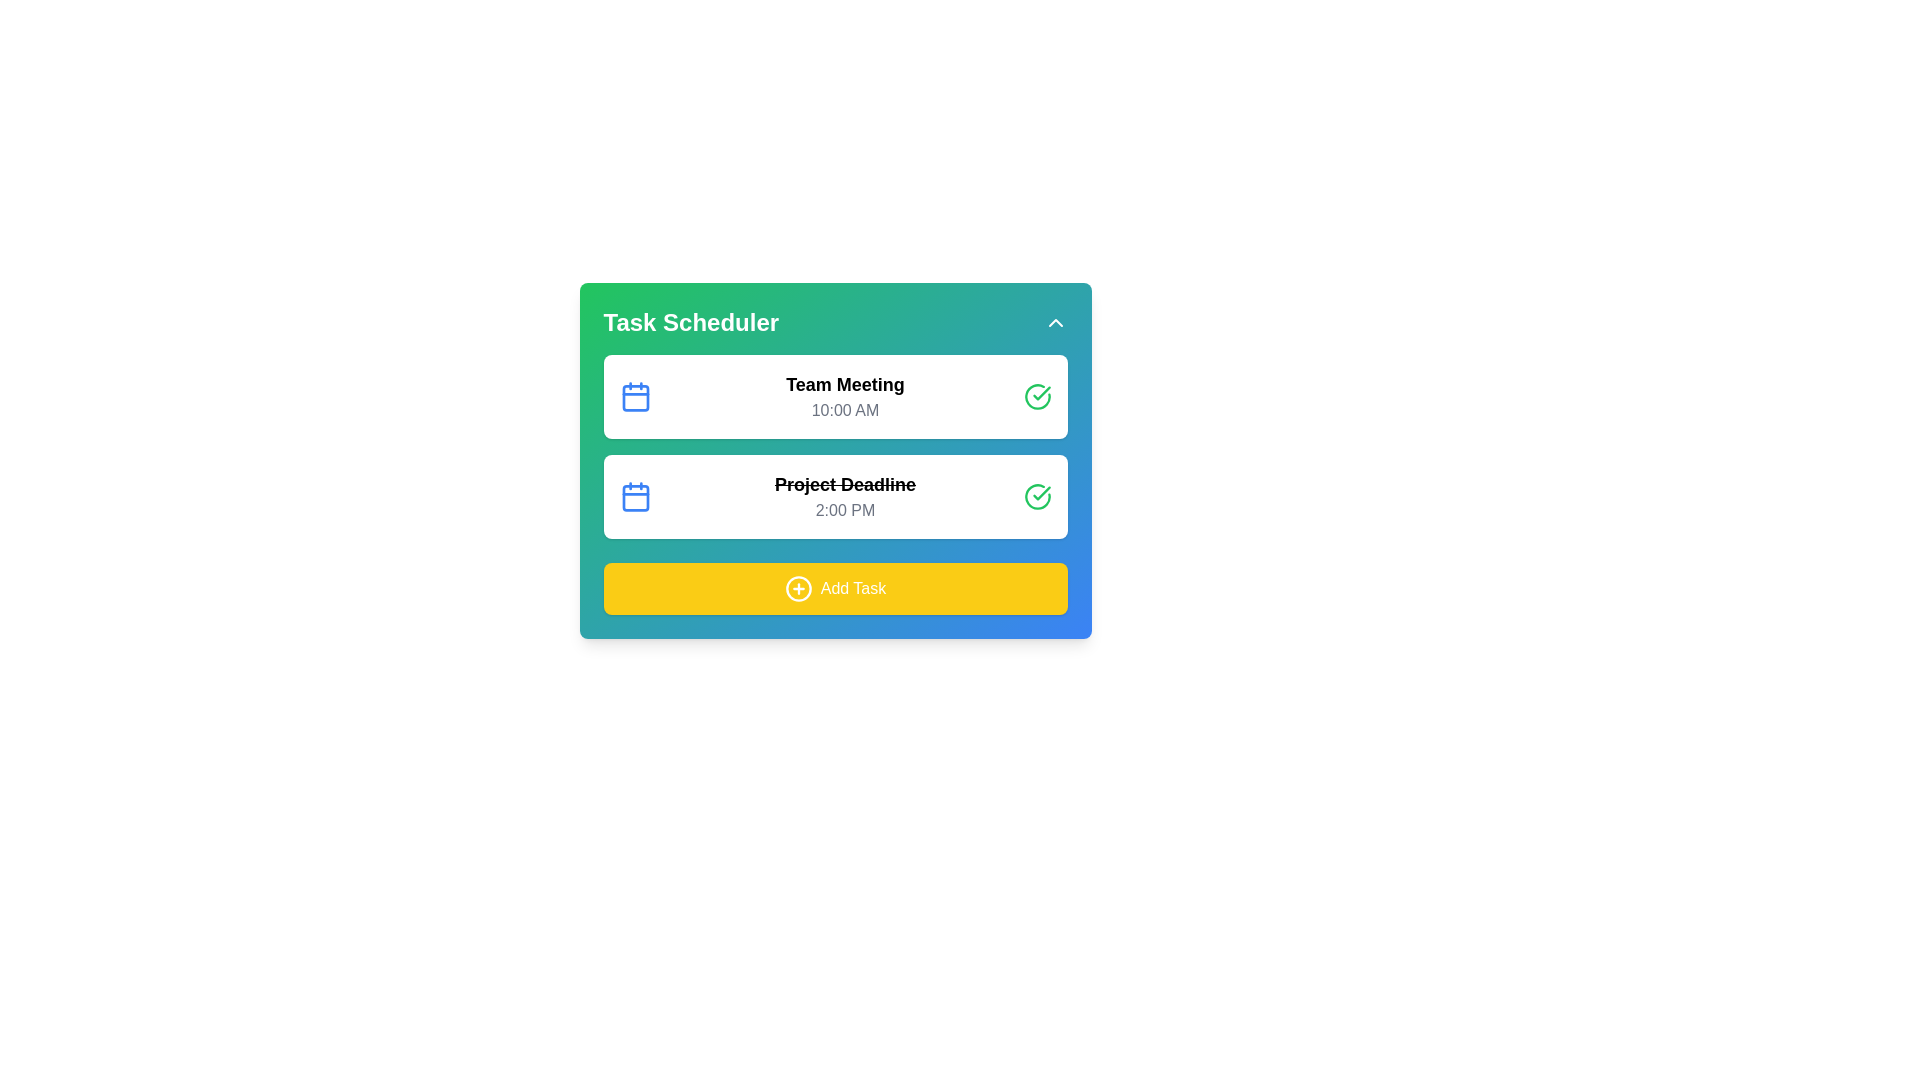  Describe the element at coordinates (634, 497) in the screenshot. I see `the blue rectangular outline inside the calendar icon associated with the 'Project Deadline' task title` at that location.